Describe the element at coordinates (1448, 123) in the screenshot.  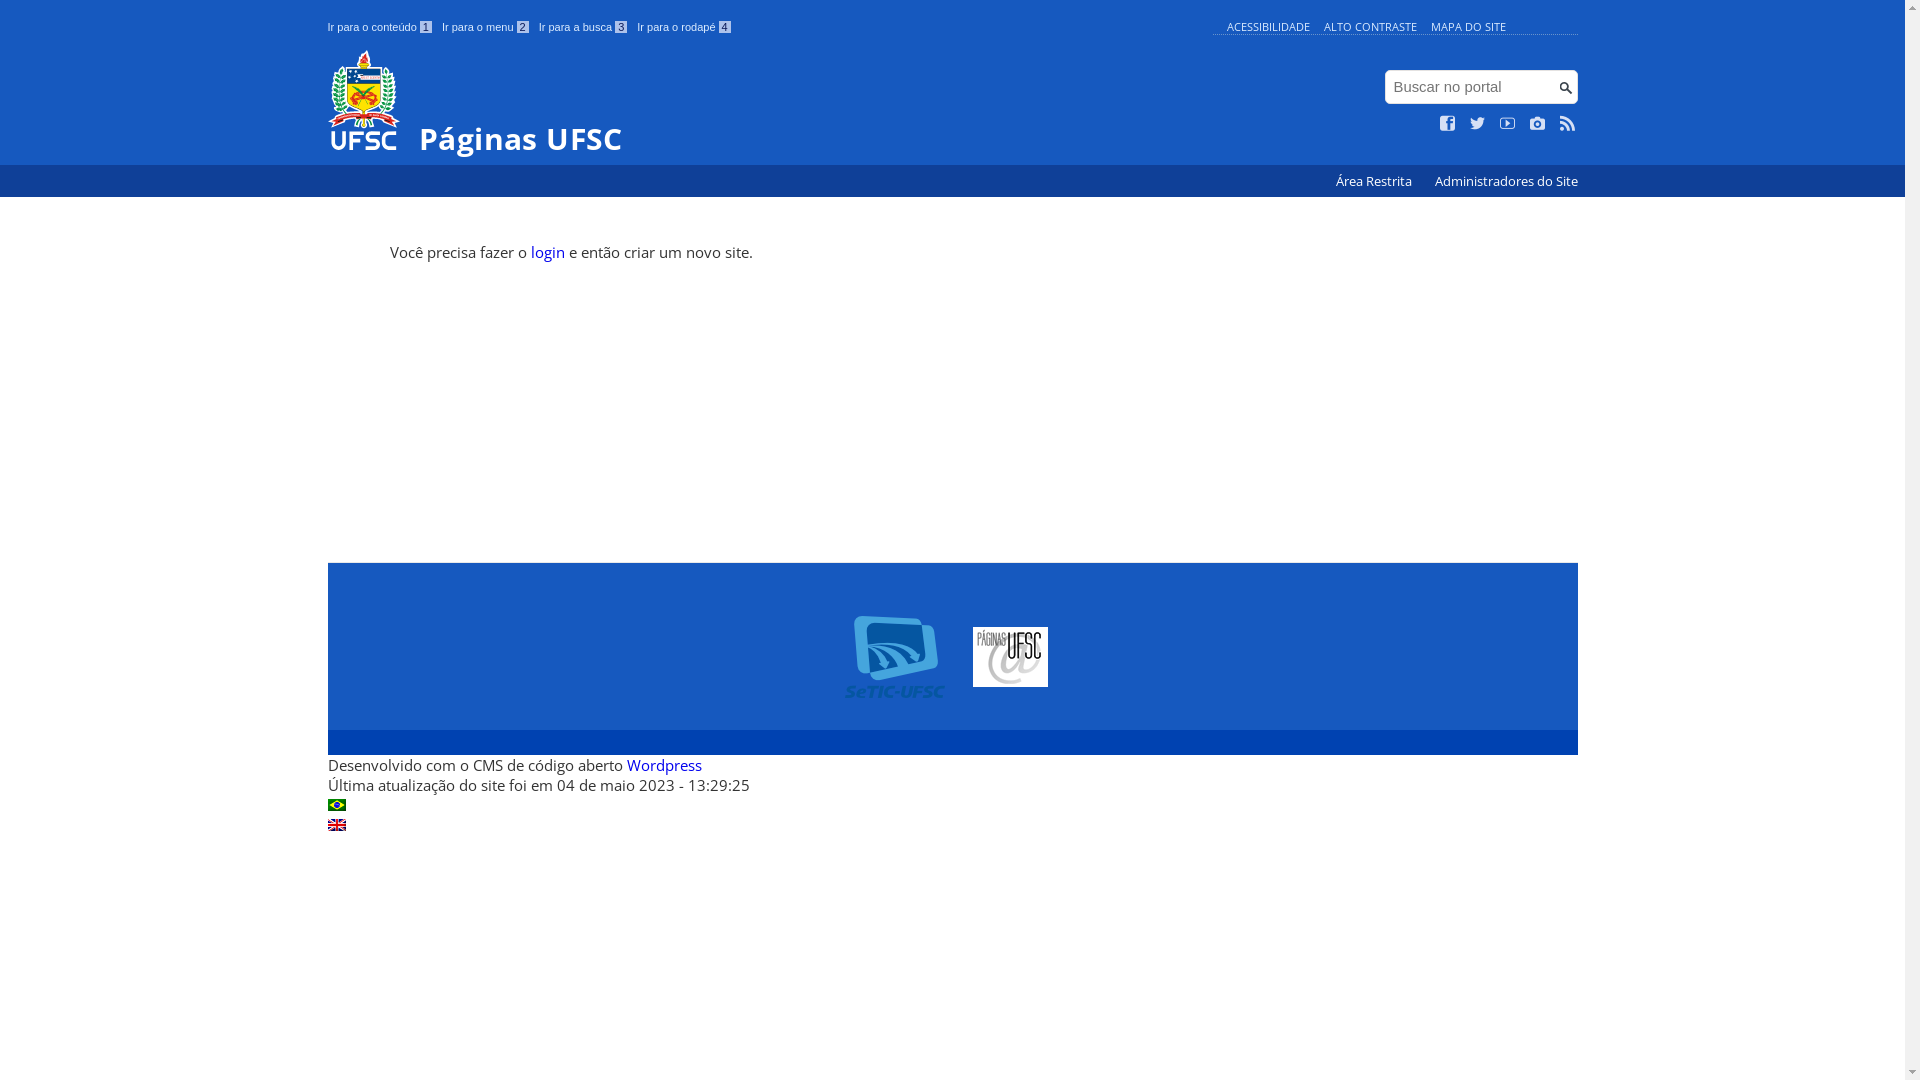
I see `'Curta no Facebook'` at that location.